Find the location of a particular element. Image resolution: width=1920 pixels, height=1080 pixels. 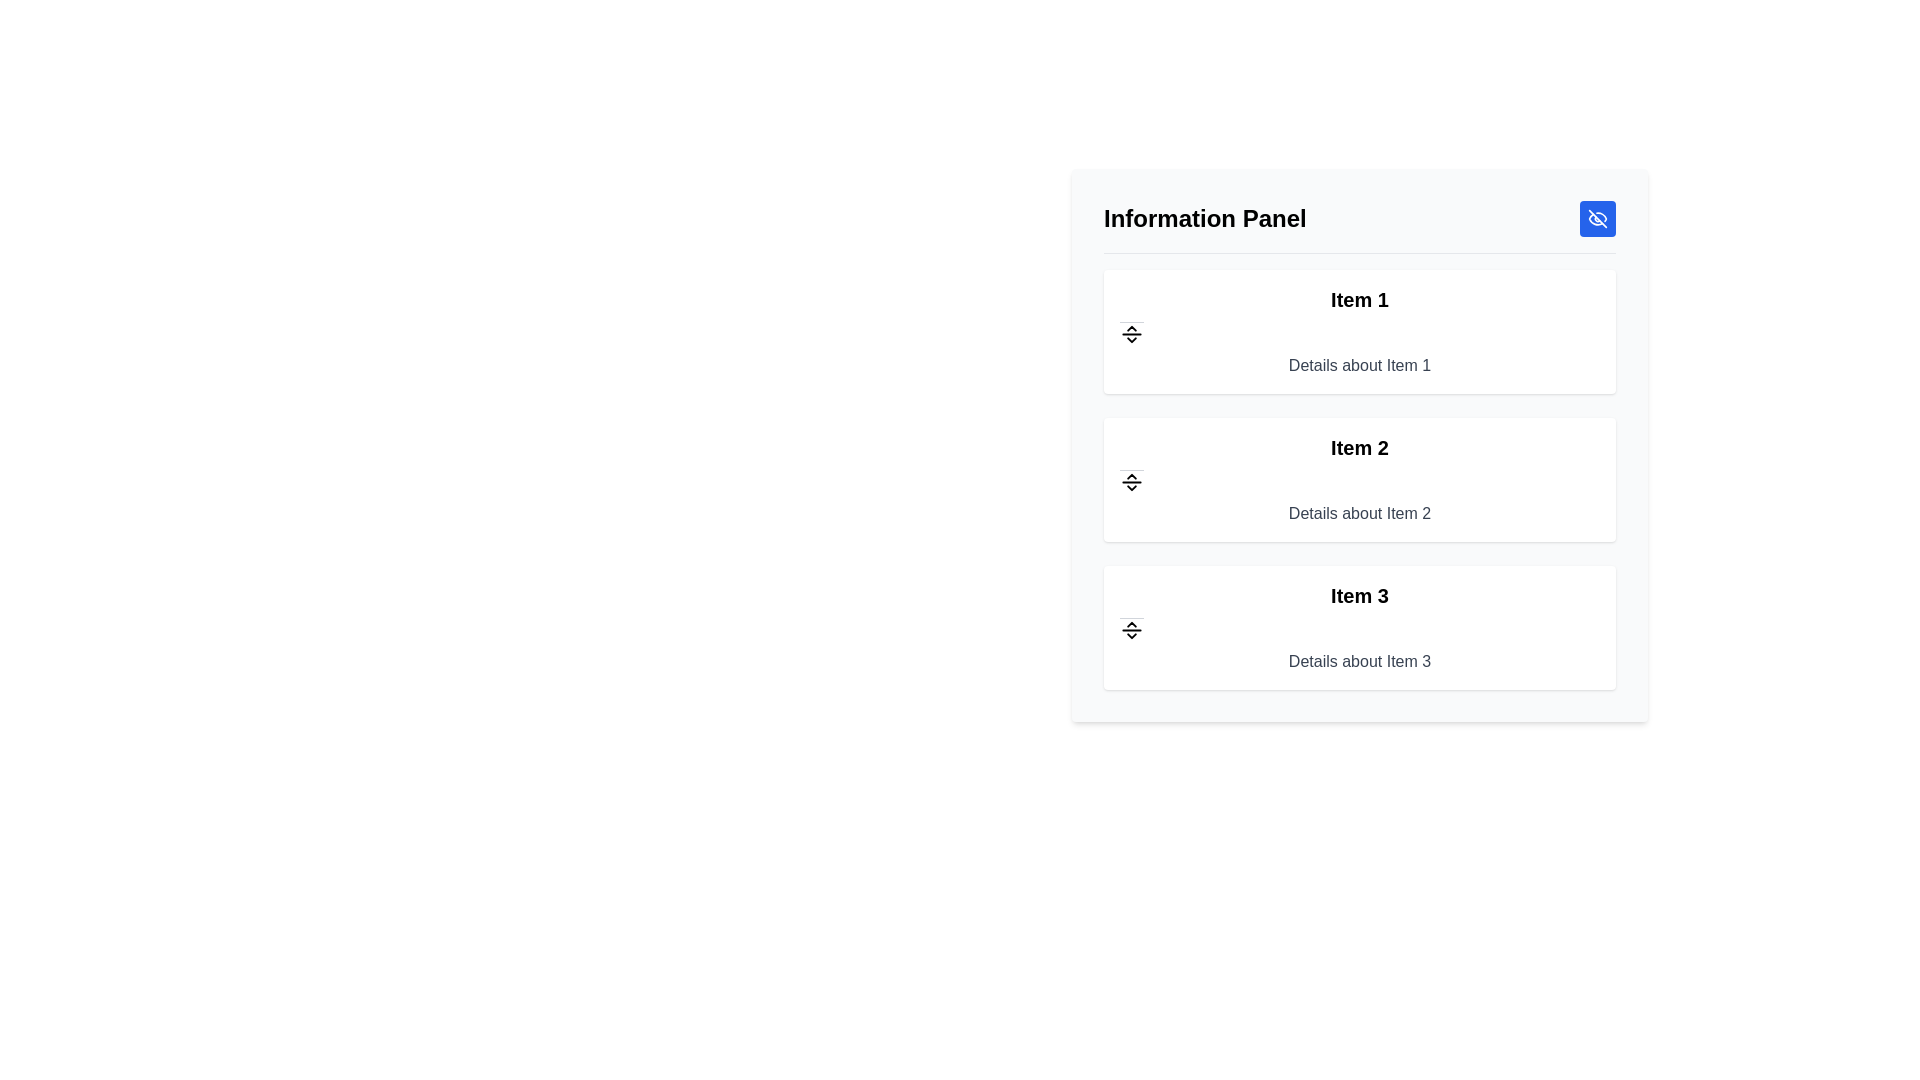

text segment labeled 'Details about Item 1' located in the Information Panel, which is displayed in gray font beneath the title 'Item 1' is located at coordinates (1359, 366).